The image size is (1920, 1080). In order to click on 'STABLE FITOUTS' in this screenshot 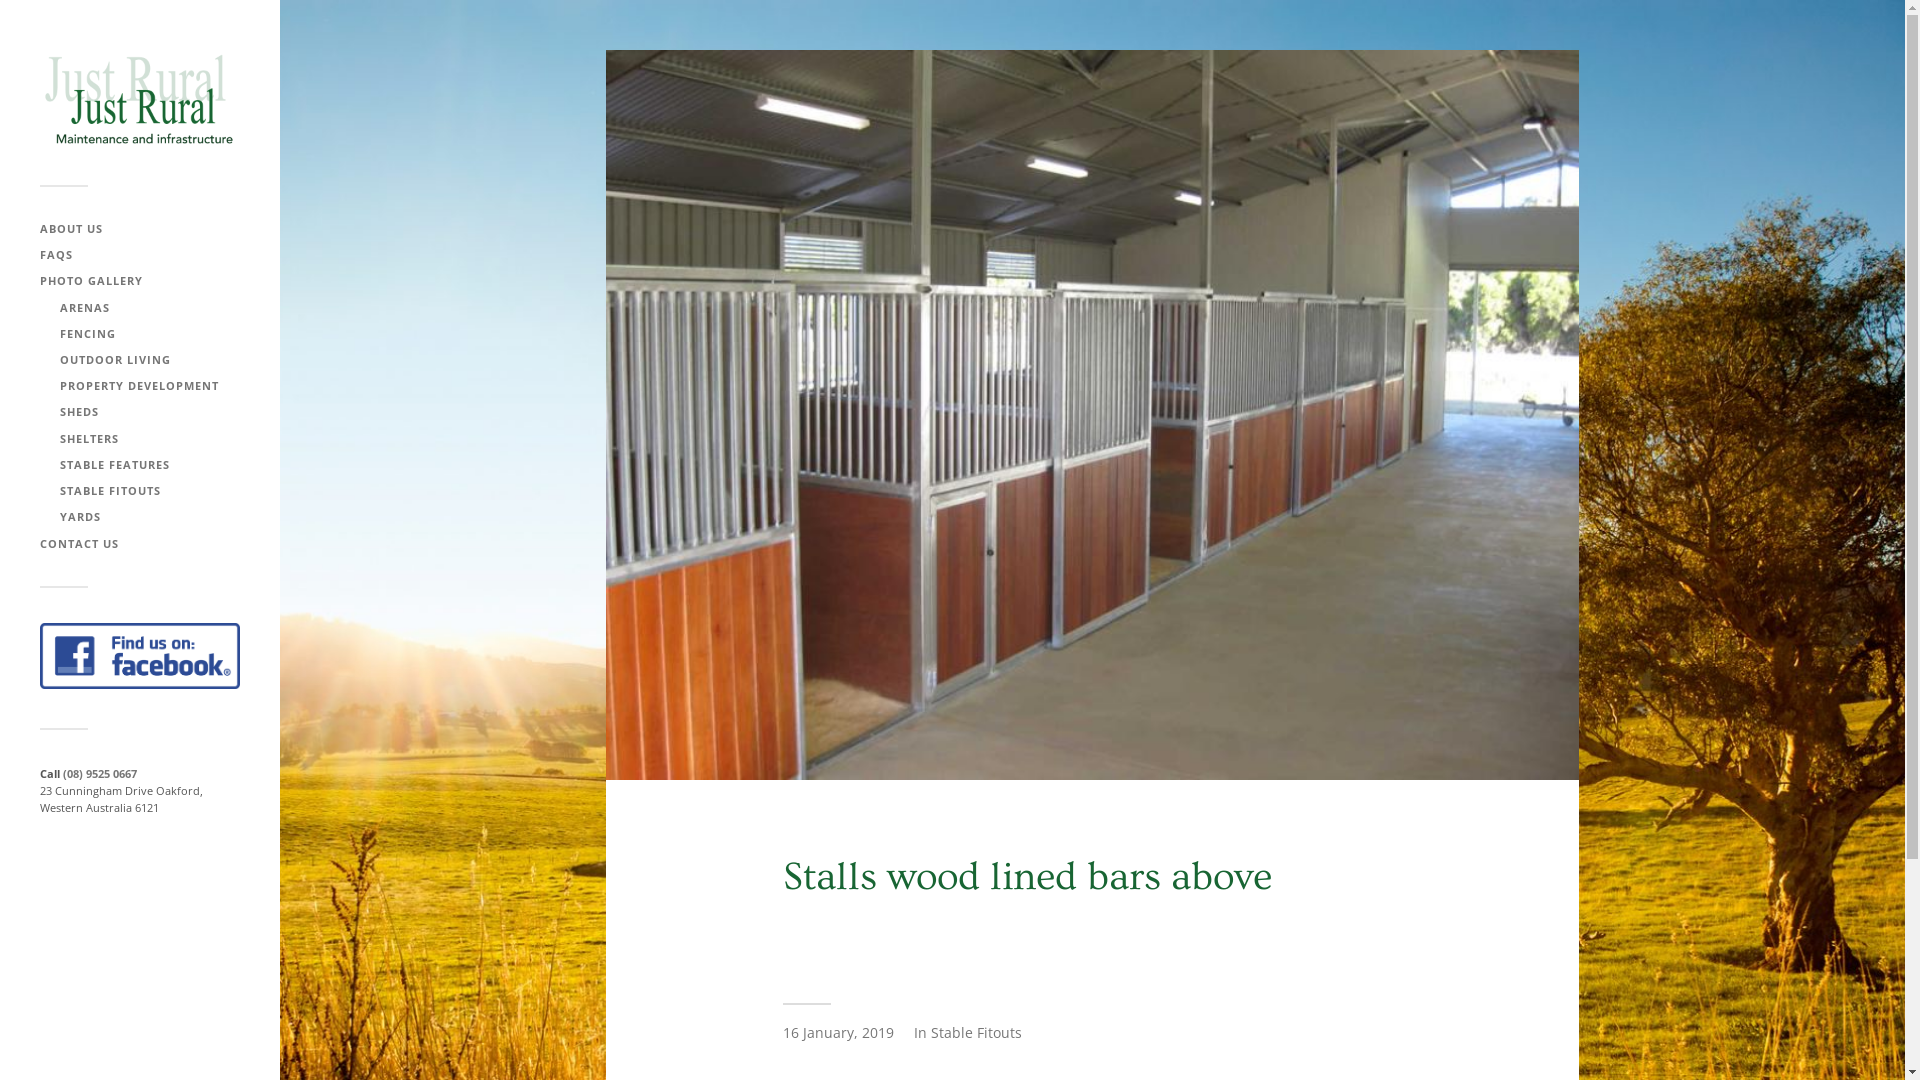, I will do `click(109, 490)`.